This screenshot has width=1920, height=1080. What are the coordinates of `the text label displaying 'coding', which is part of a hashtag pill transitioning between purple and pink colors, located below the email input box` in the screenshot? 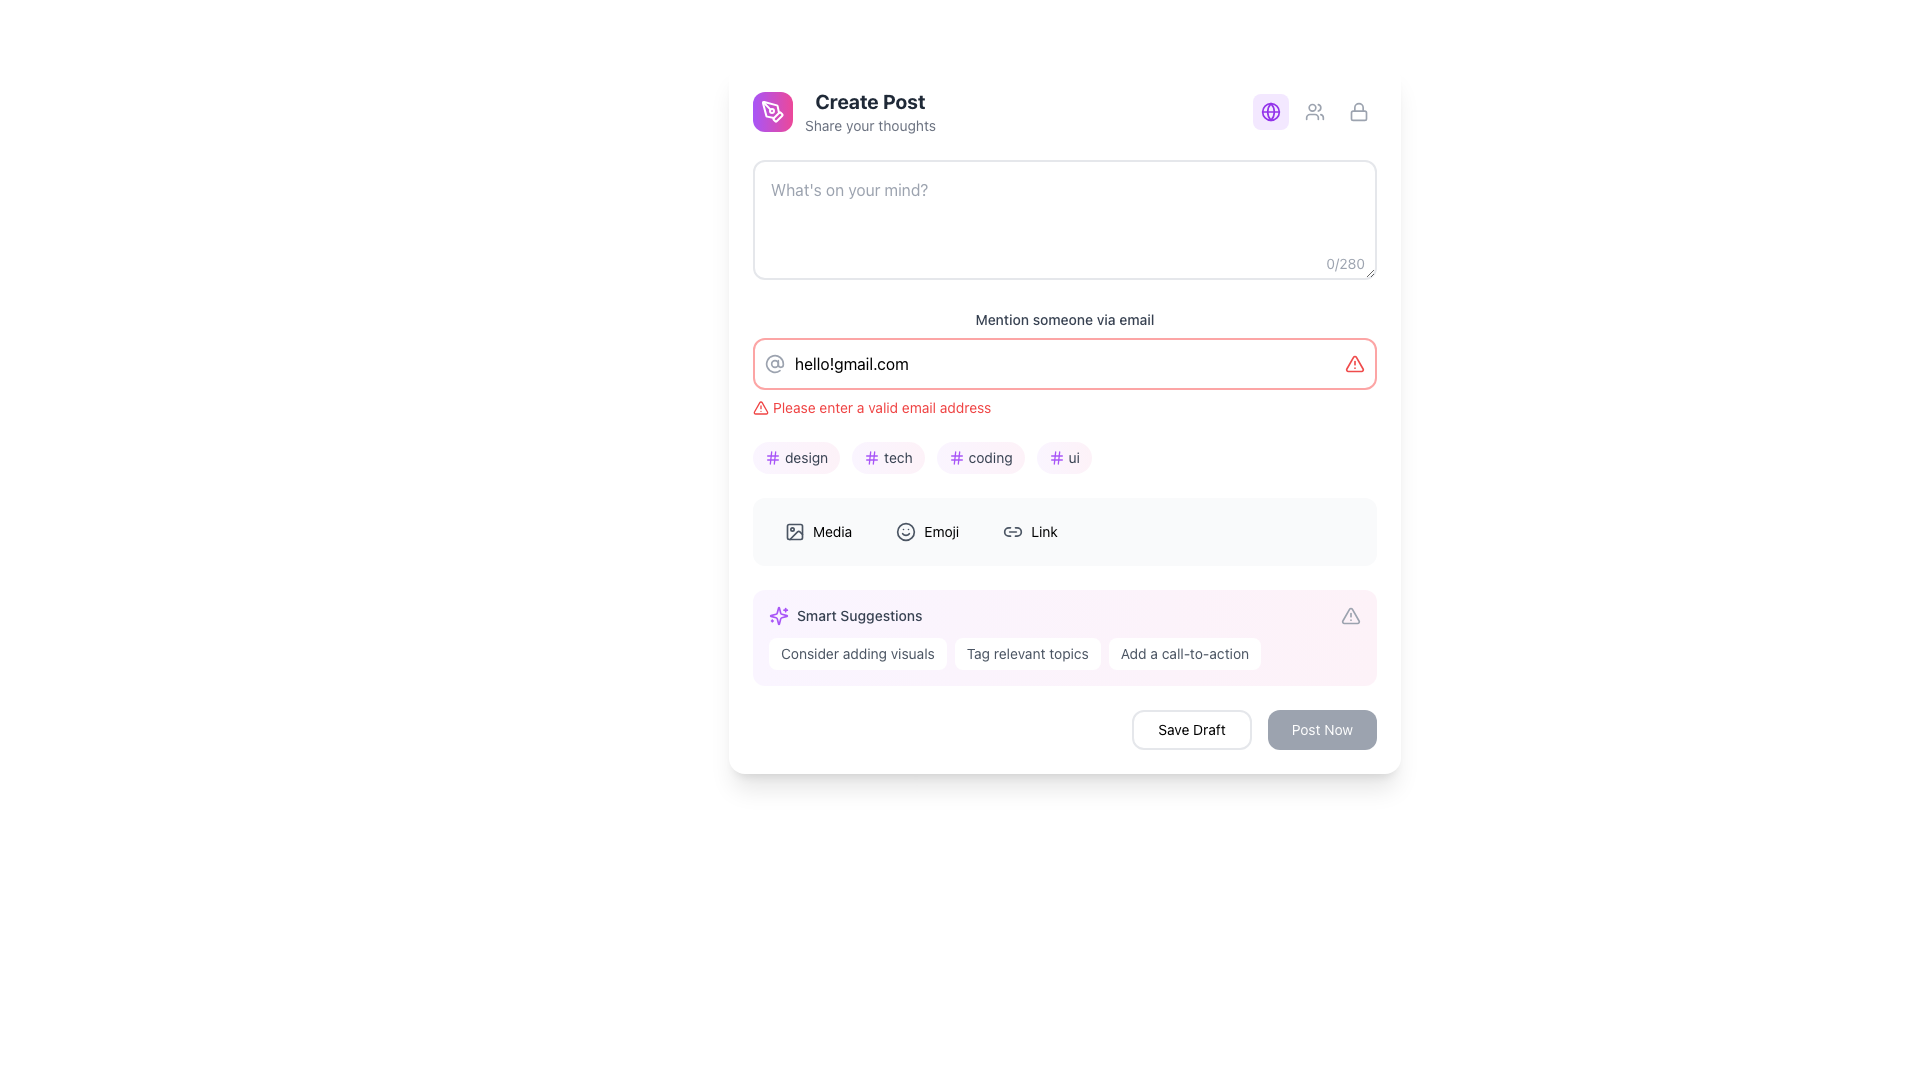 It's located at (990, 458).